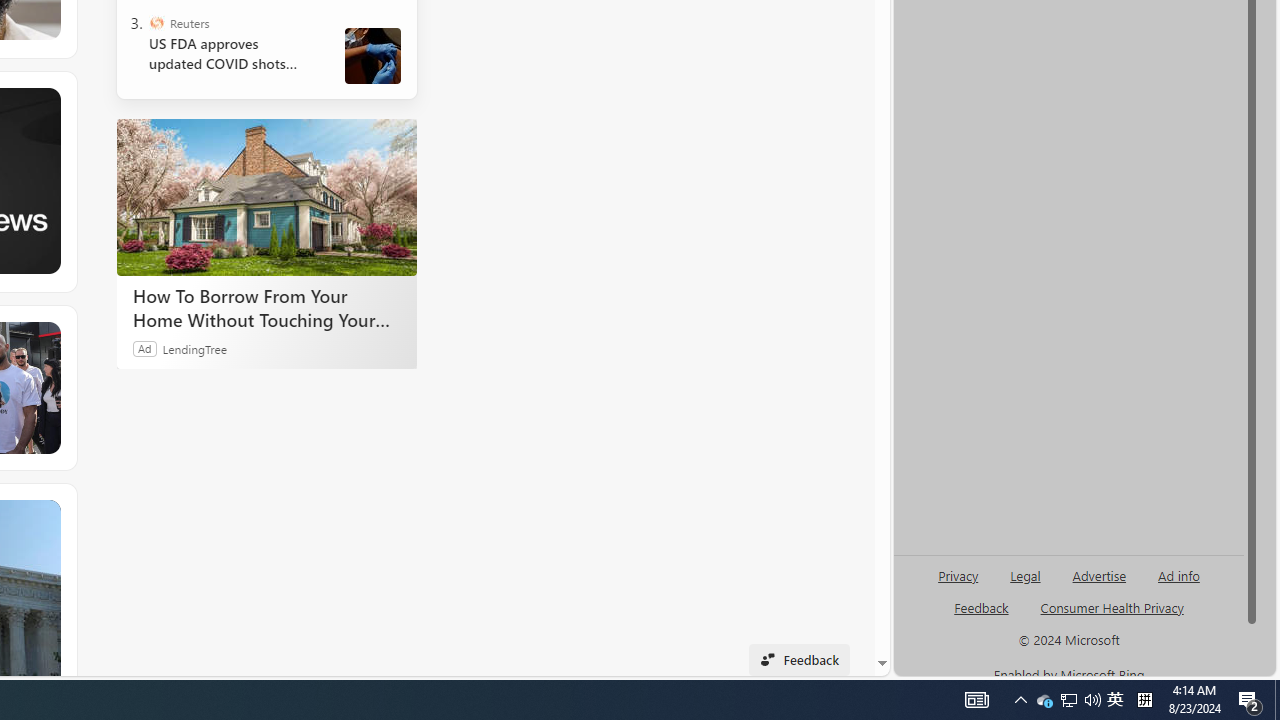 This screenshot has width=1280, height=720. Describe the element at coordinates (155, 23) in the screenshot. I see `'Reuters'` at that location.